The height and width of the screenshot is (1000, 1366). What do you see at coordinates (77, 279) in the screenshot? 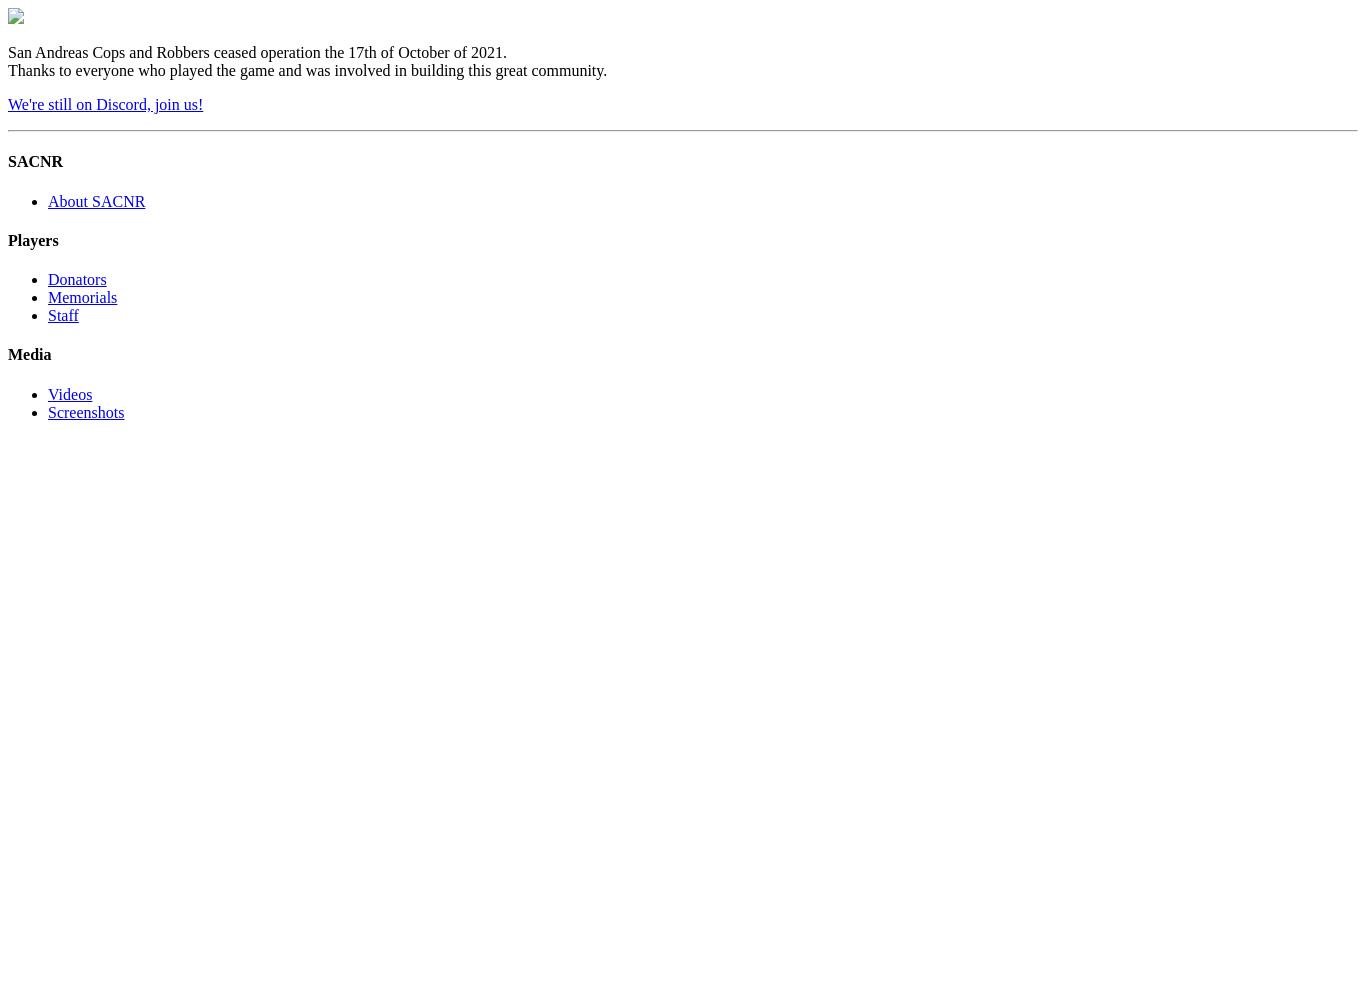
I see `'Donators'` at bounding box center [77, 279].